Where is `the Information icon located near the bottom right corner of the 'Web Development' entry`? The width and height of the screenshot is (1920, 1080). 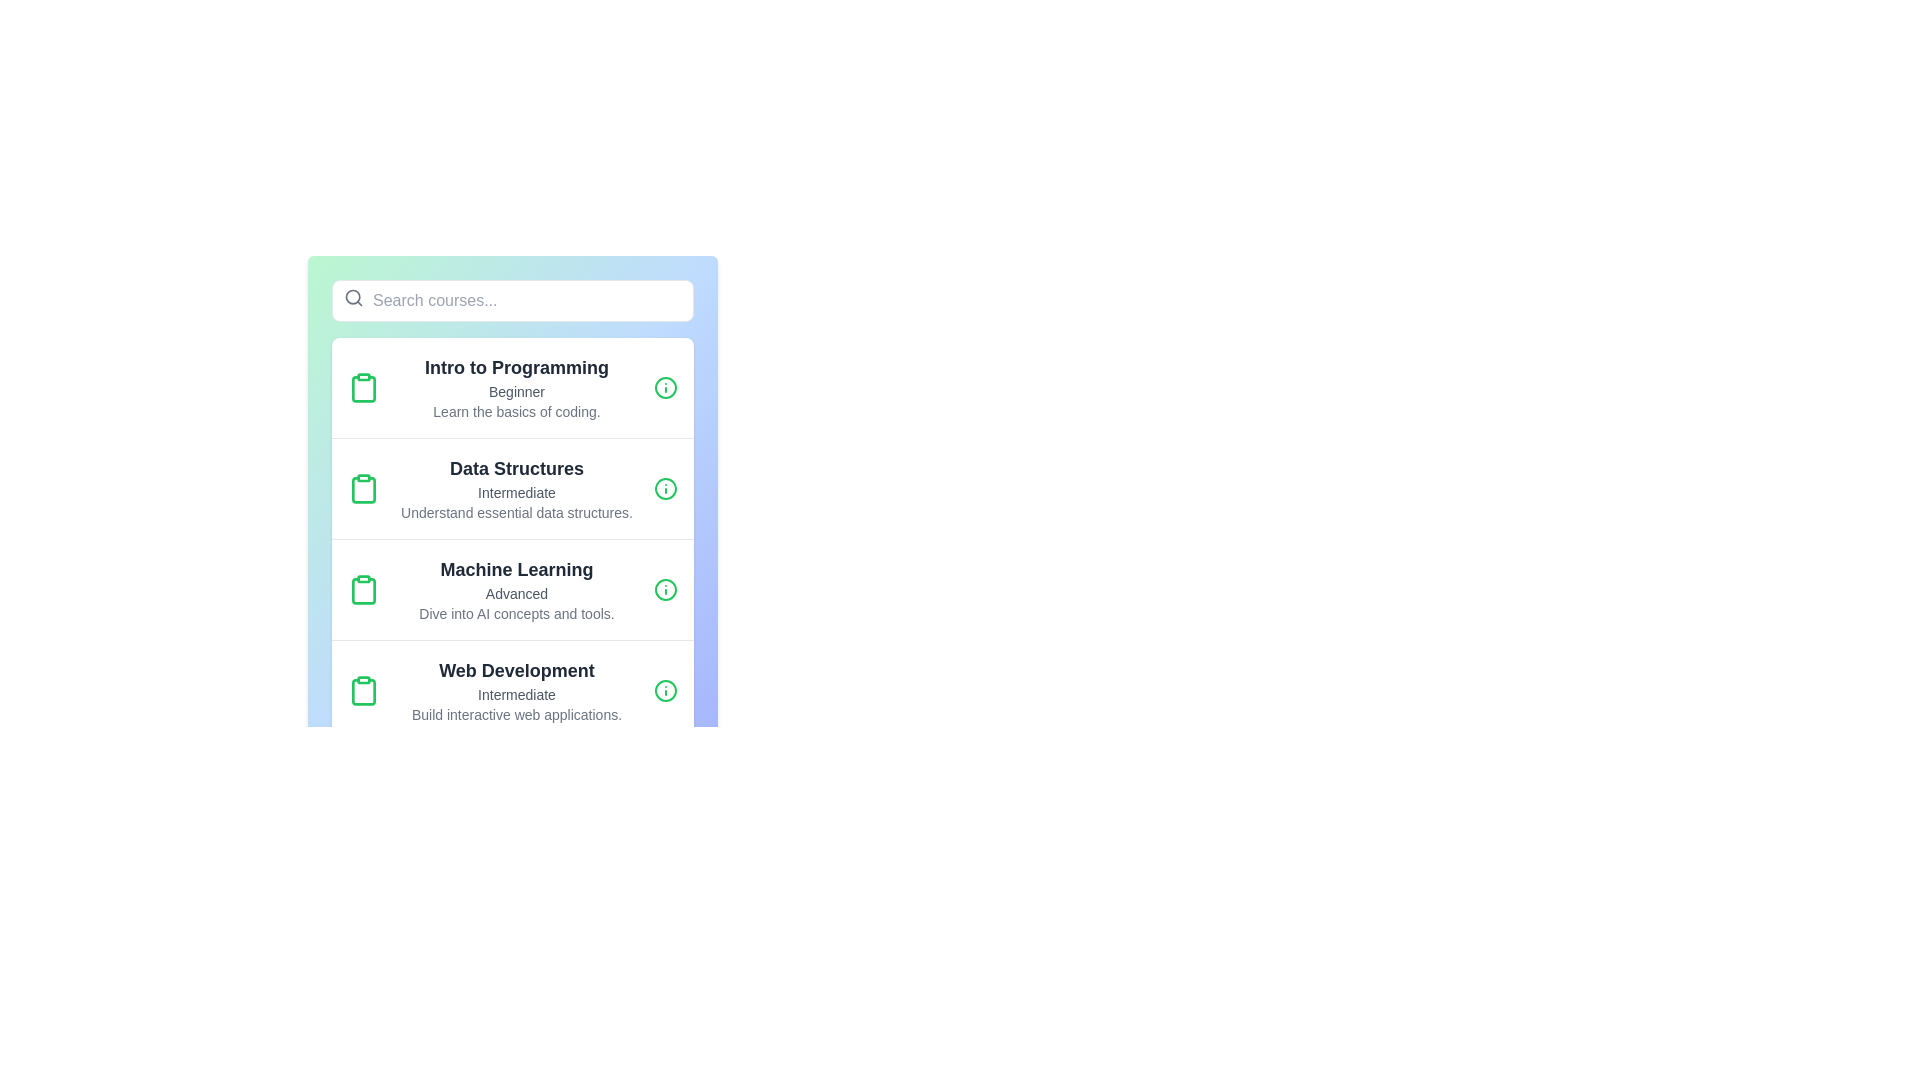
the Information icon located near the bottom right corner of the 'Web Development' entry is located at coordinates (666, 689).